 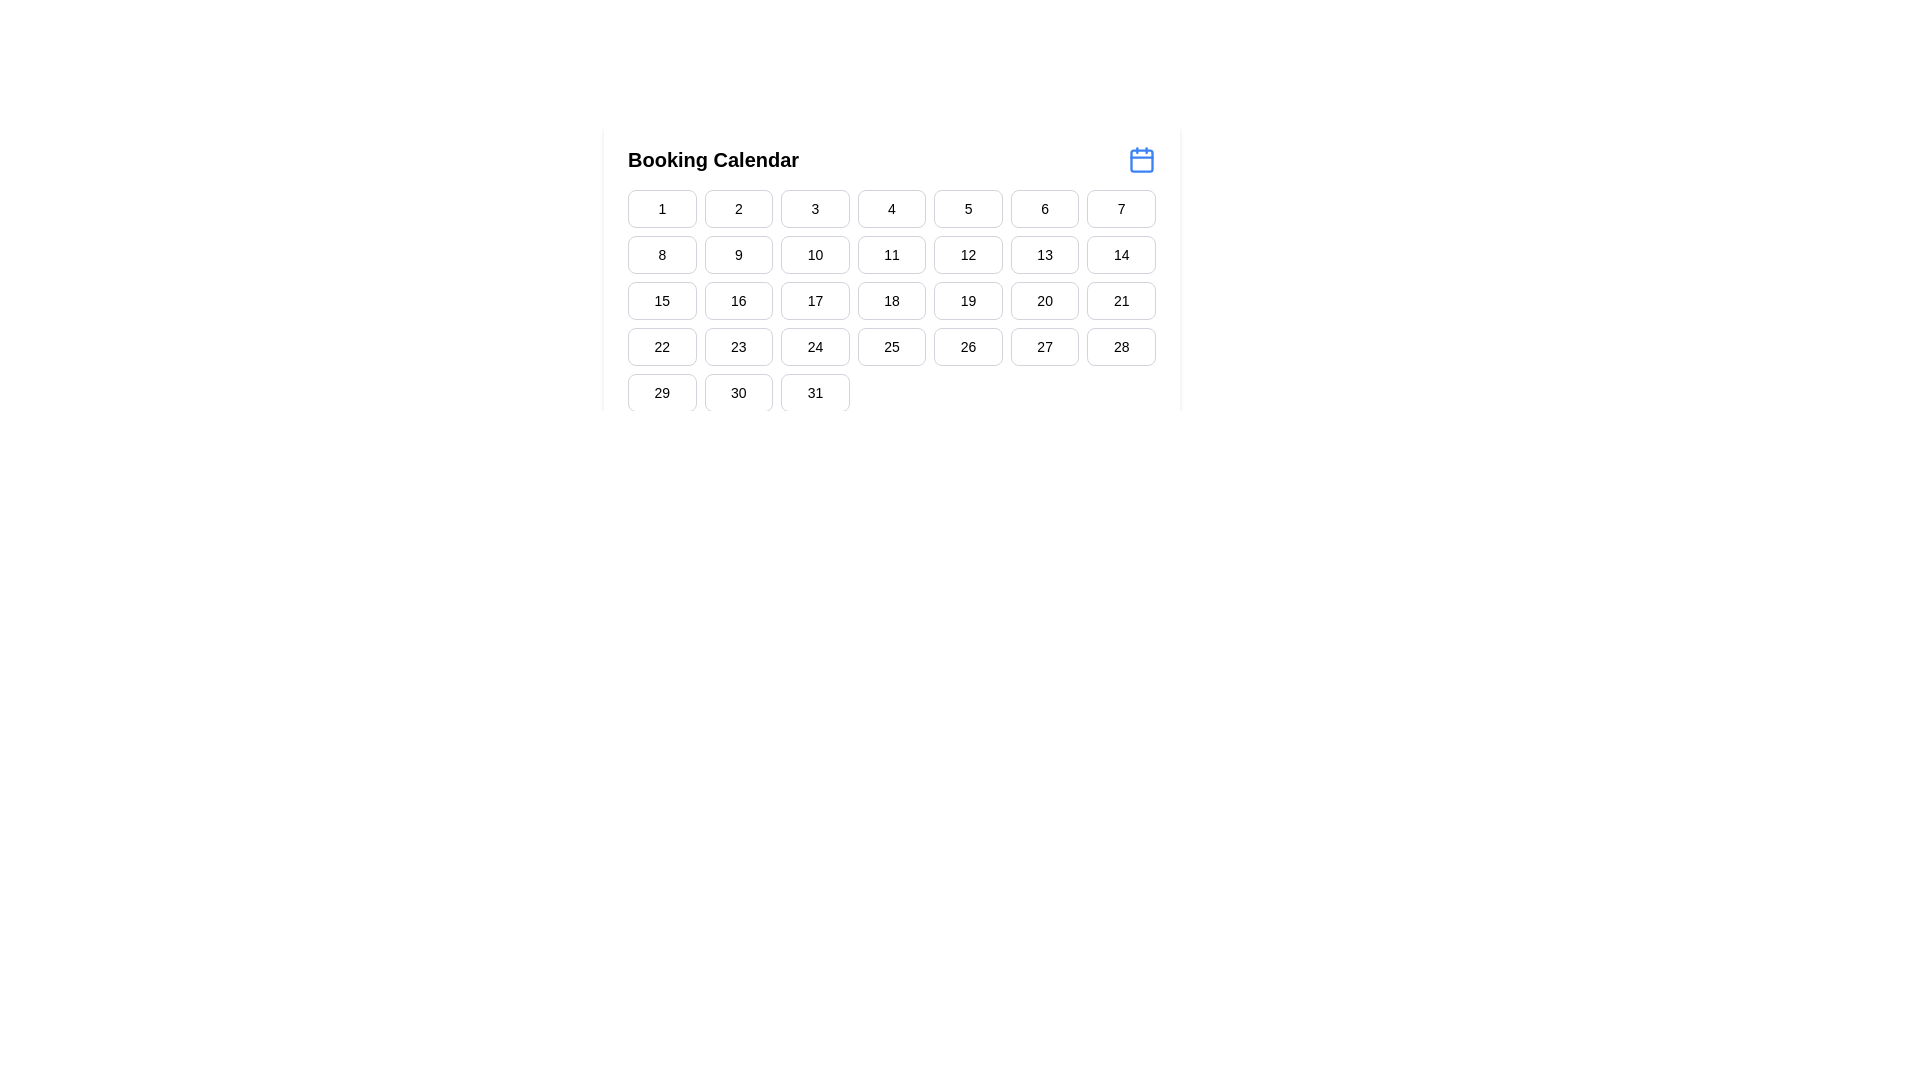 What do you see at coordinates (662, 393) in the screenshot?
I see `the cell styled as a button displaying the text '29' in the calendar interface` at bounding box center [662, 393].